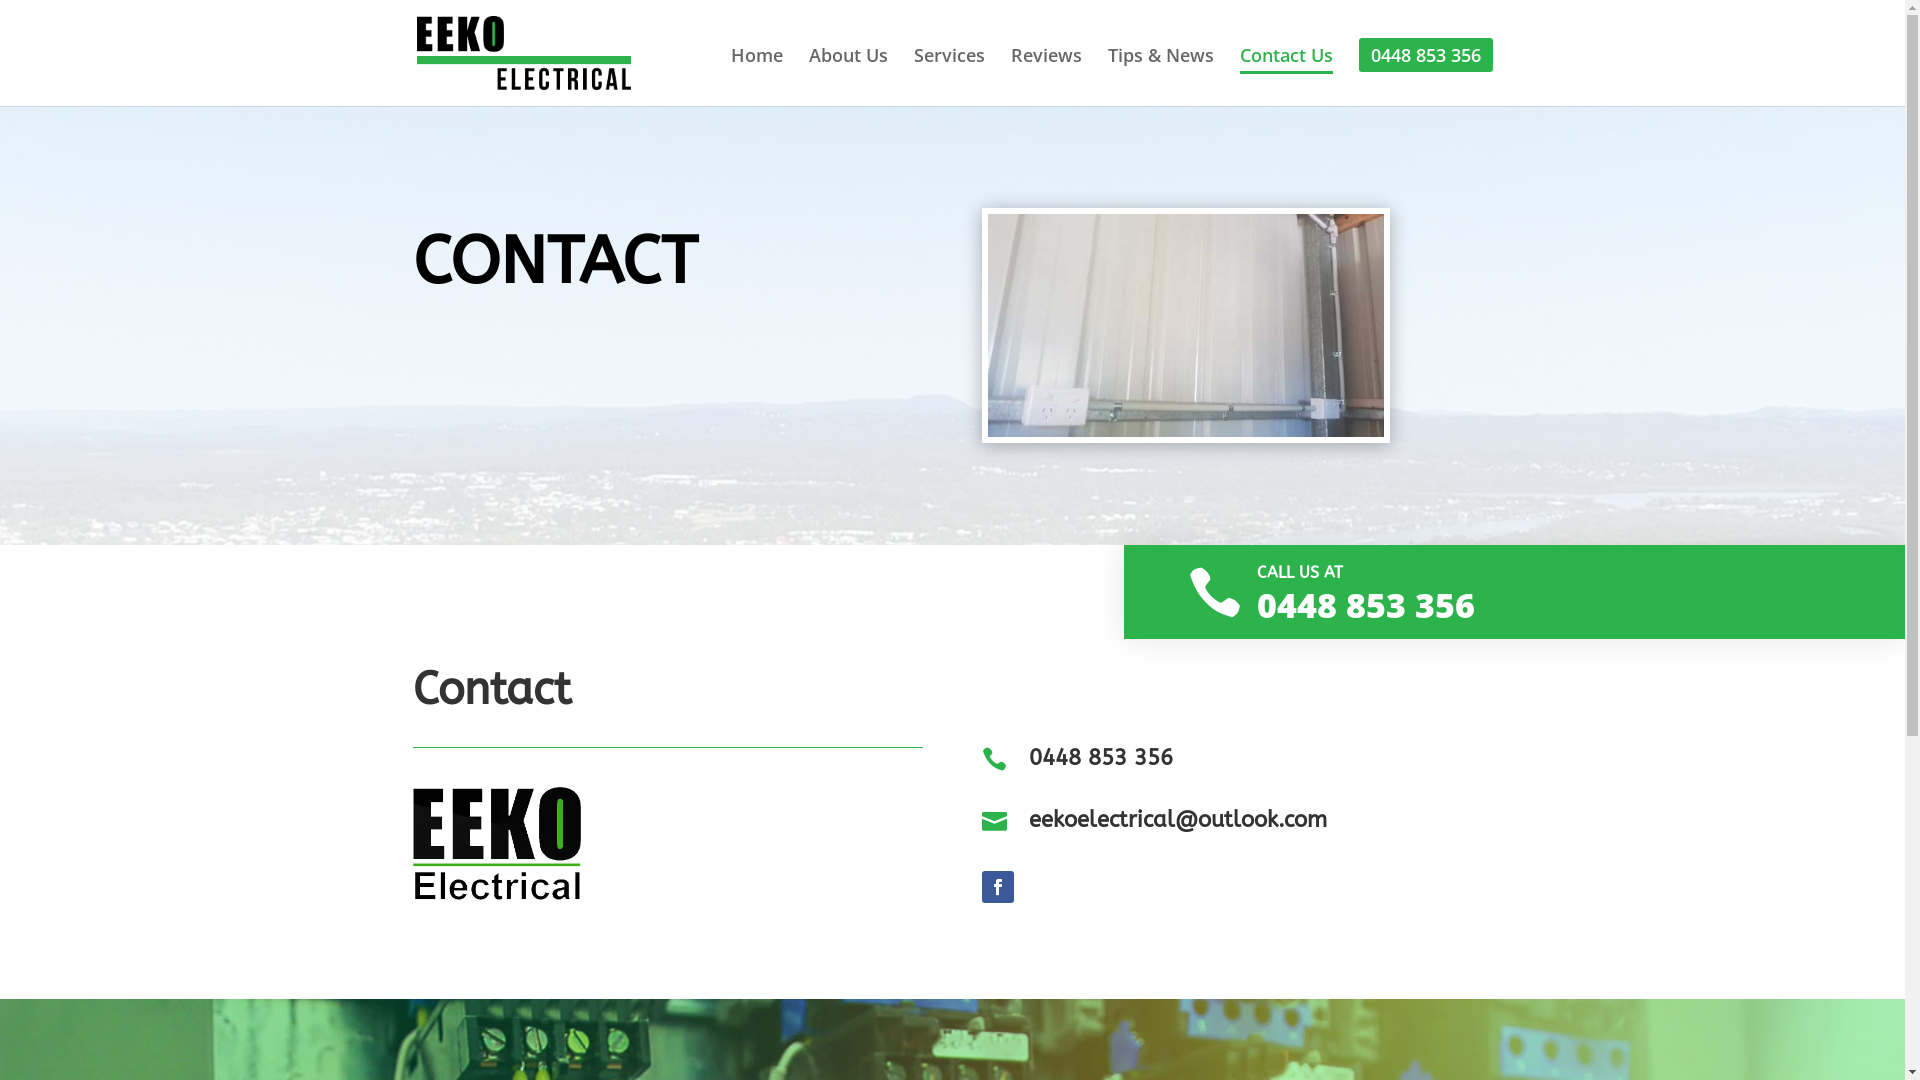 This screenshot has width=1920, height=1080. Describe the element at coordinates (1099, 758) in the screenshot. I see `'0448 853 356'` at that location.